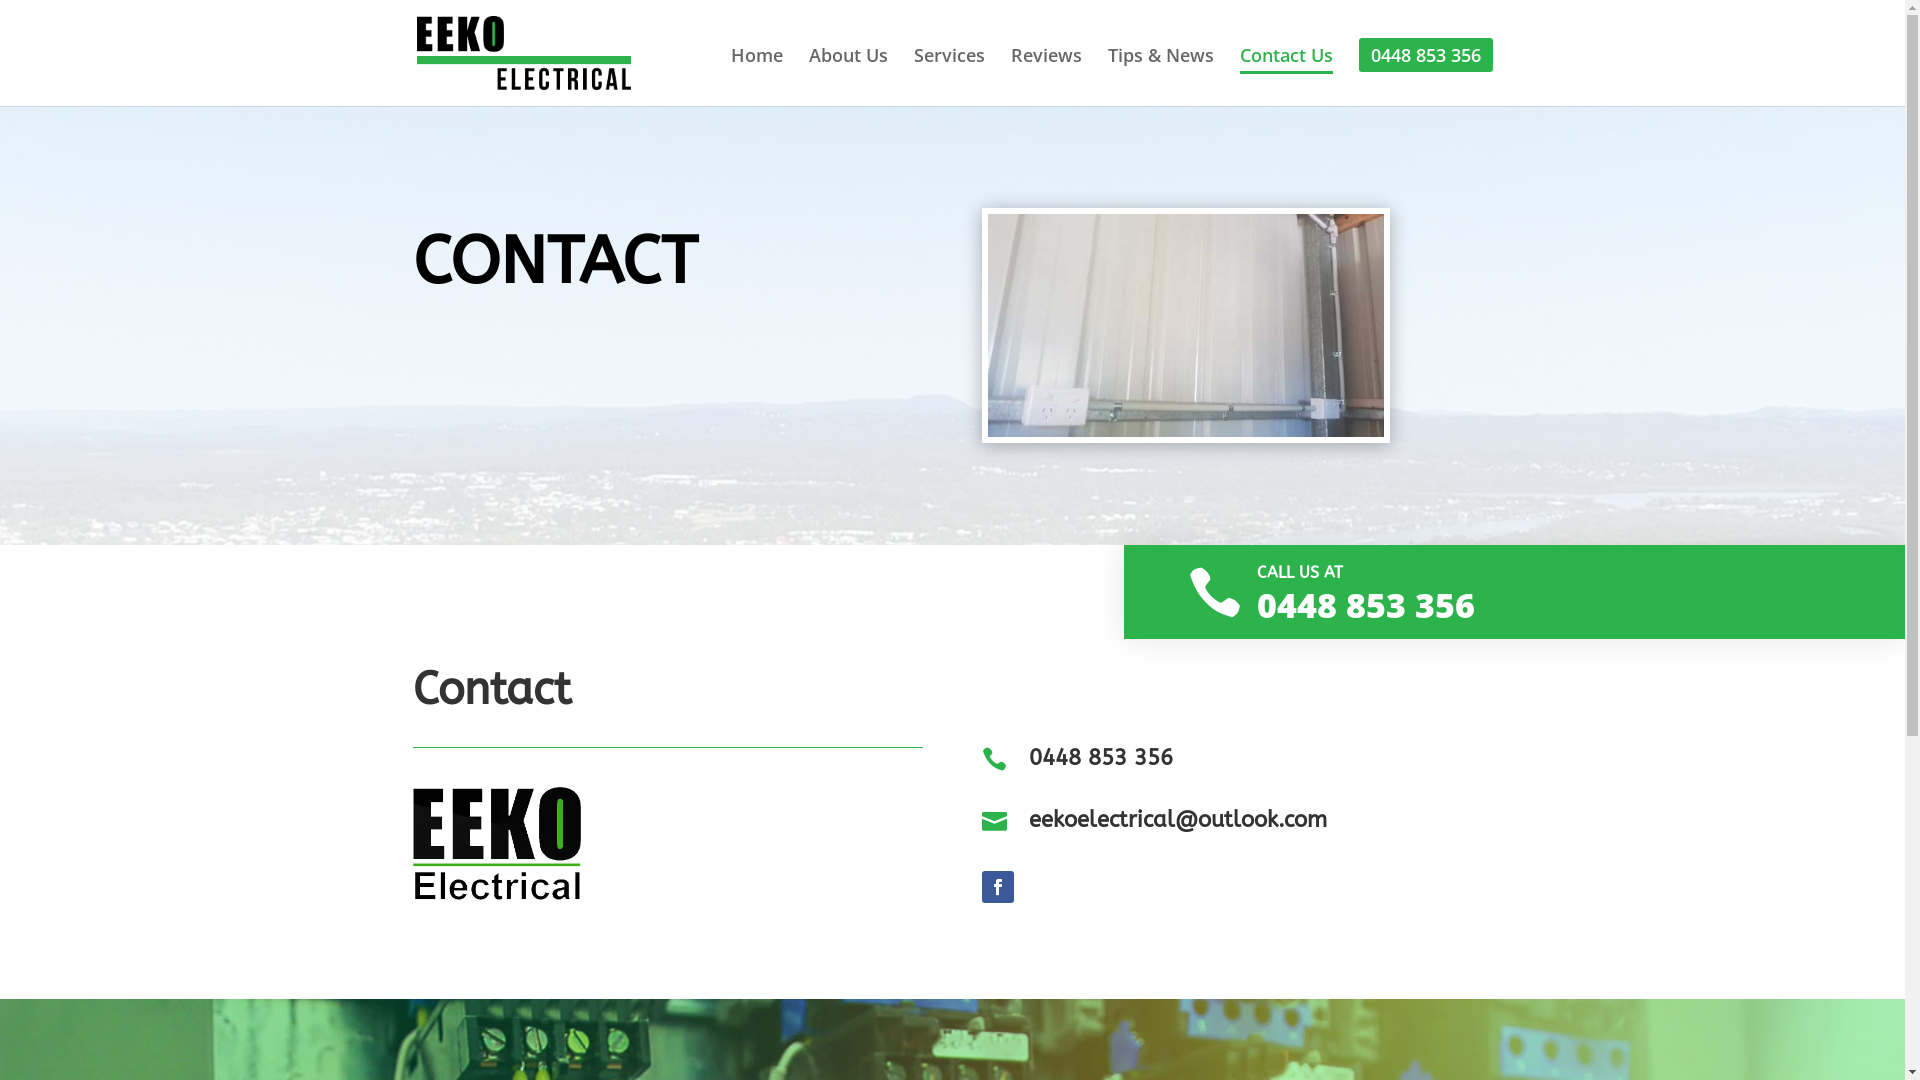 This screenshot has width=1920, height=1080. Describe the element at coordinates (1099, 758) in the screenshot. I see `'0448 853 356'` at that location.